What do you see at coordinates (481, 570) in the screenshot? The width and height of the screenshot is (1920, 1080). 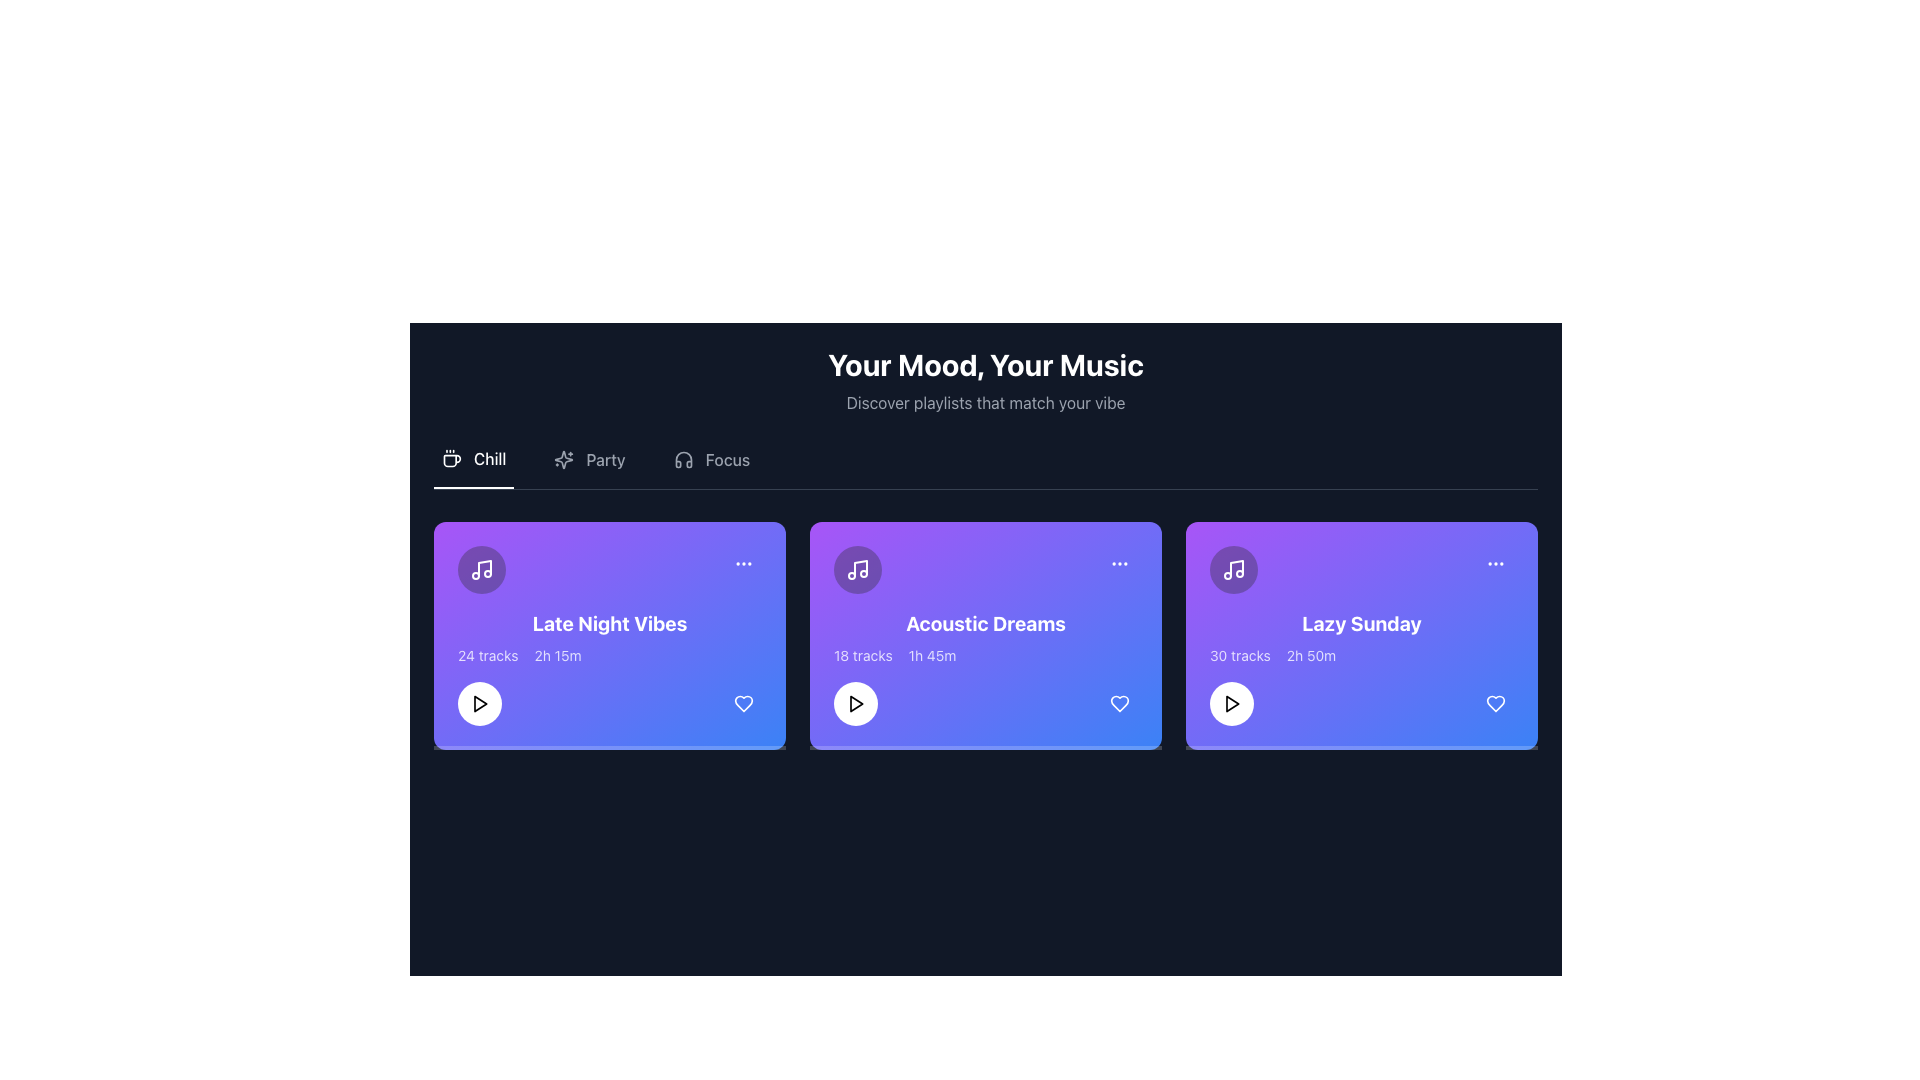 I see `the circular icon with a black background and white music note inside, located at the top-left corner of the 'Late Night Vibes' card` at bounding box center [481, 570].